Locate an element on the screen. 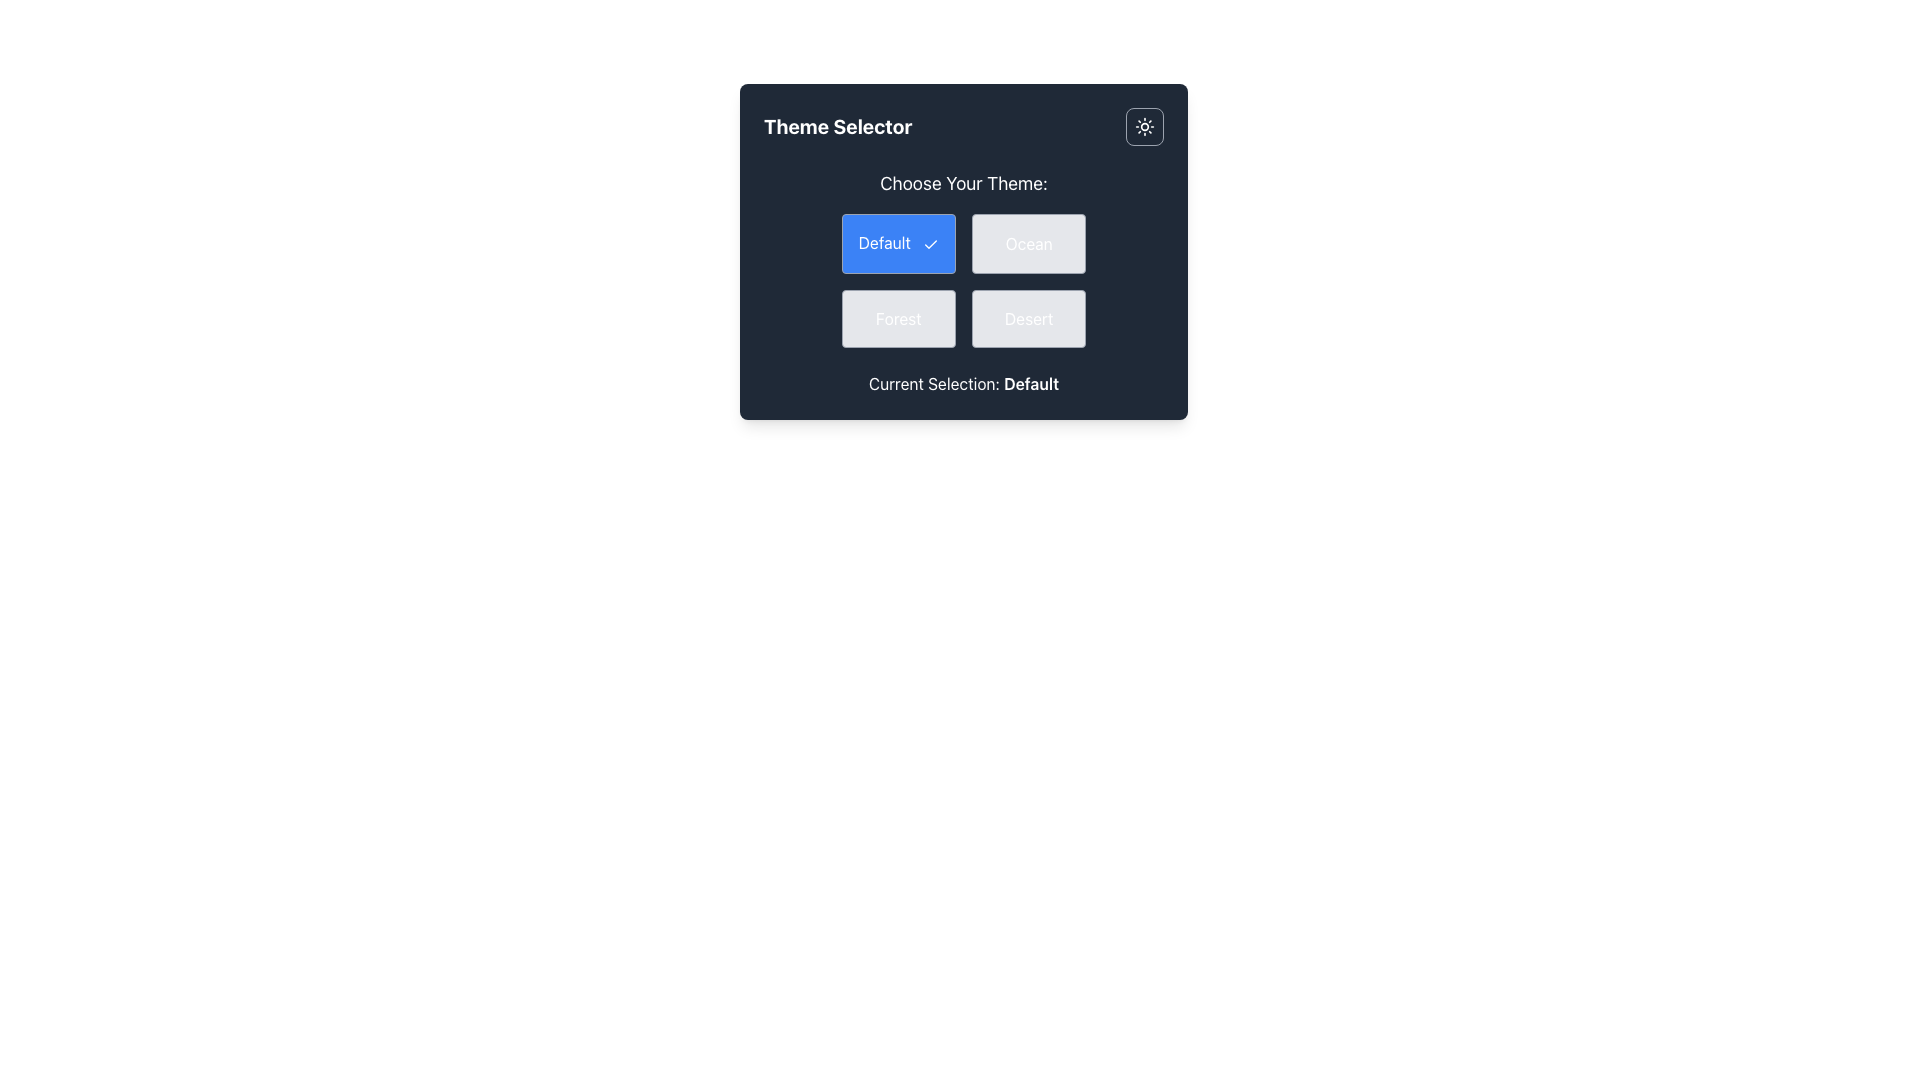  the 'Default' button within the 'Choose Your Theme:' section of the Theme Selector card is located at coordinates (964, 257).